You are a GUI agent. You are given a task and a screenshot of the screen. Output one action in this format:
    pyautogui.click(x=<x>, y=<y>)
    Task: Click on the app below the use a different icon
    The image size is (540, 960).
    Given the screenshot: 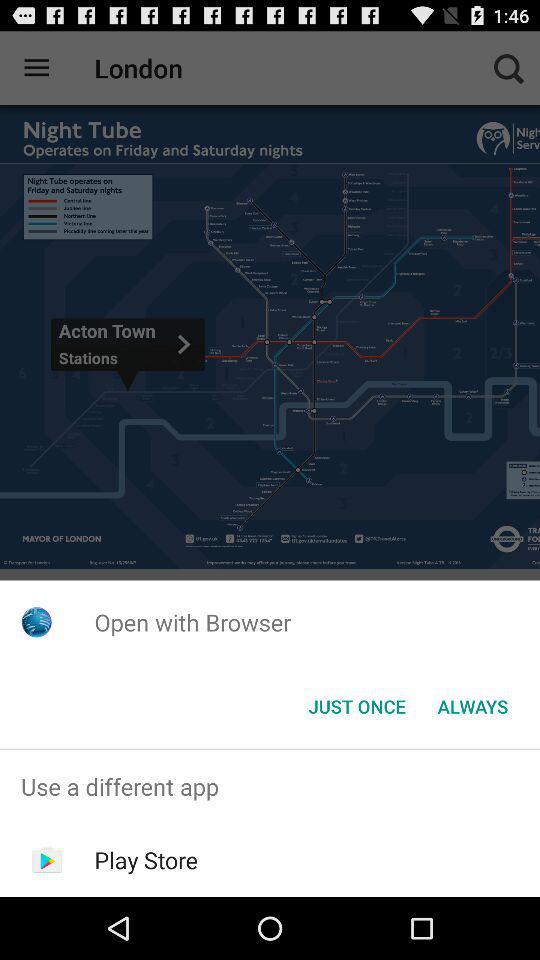 What is the action you would take?
    pyautogui.click(x=145, y=859)
    